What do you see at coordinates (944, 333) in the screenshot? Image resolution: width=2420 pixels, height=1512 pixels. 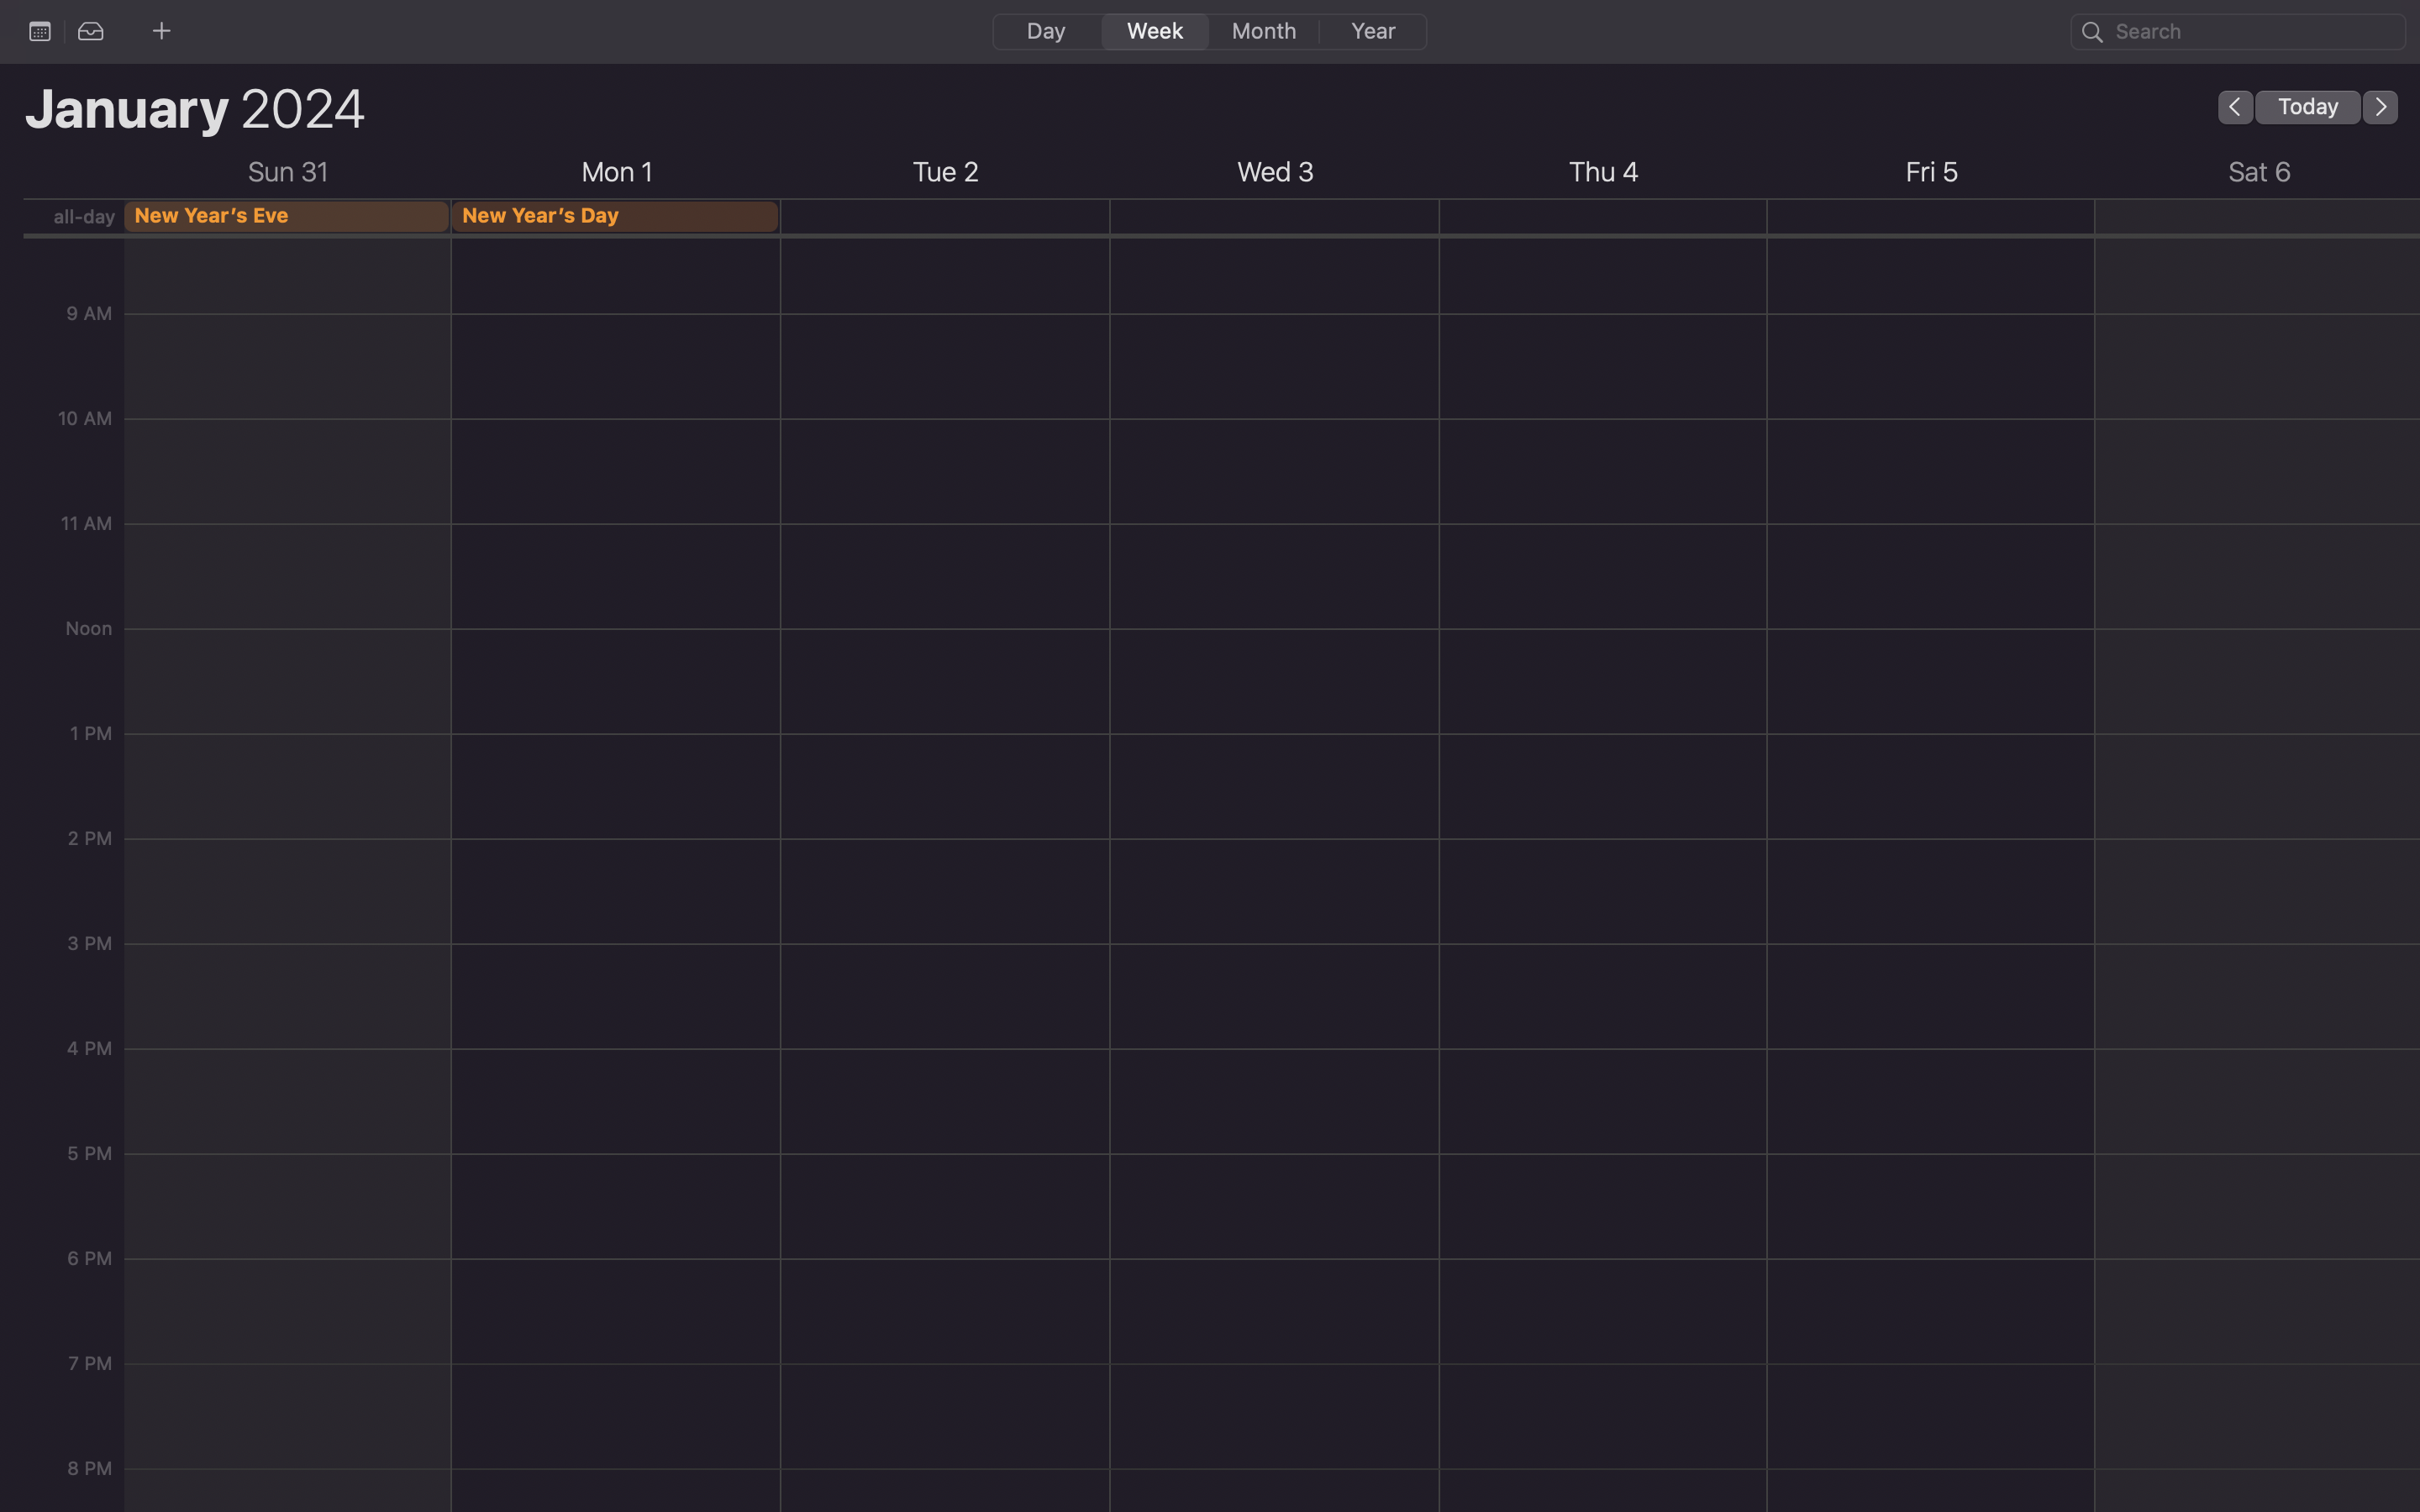 I see `up an agenda for Wednesday from 10:30 am to 2 pm` at bounding box center [944, 333].